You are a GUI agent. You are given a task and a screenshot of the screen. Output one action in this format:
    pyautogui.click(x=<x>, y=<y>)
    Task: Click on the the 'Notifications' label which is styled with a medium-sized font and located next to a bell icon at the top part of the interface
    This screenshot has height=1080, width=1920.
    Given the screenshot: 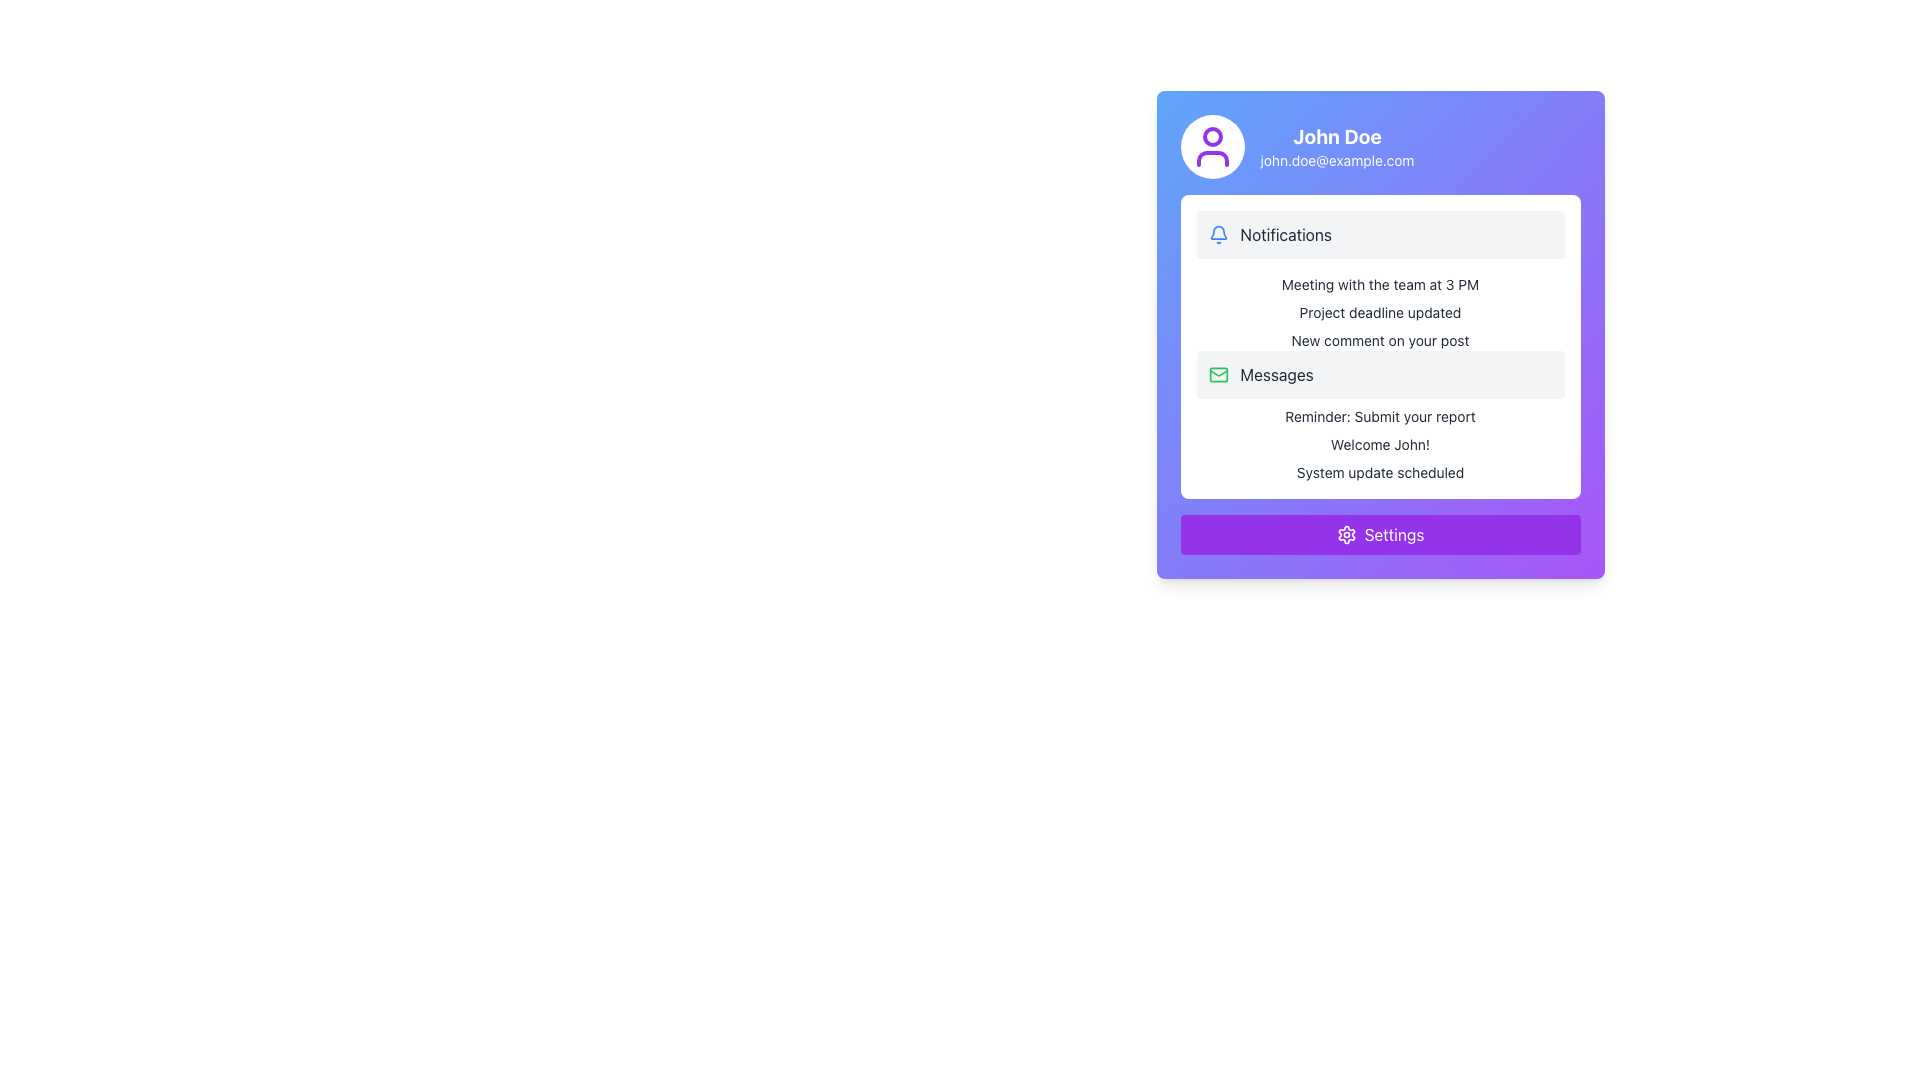 What is the action you would take?
    pyautogui.click(x=1286, y=234)
    